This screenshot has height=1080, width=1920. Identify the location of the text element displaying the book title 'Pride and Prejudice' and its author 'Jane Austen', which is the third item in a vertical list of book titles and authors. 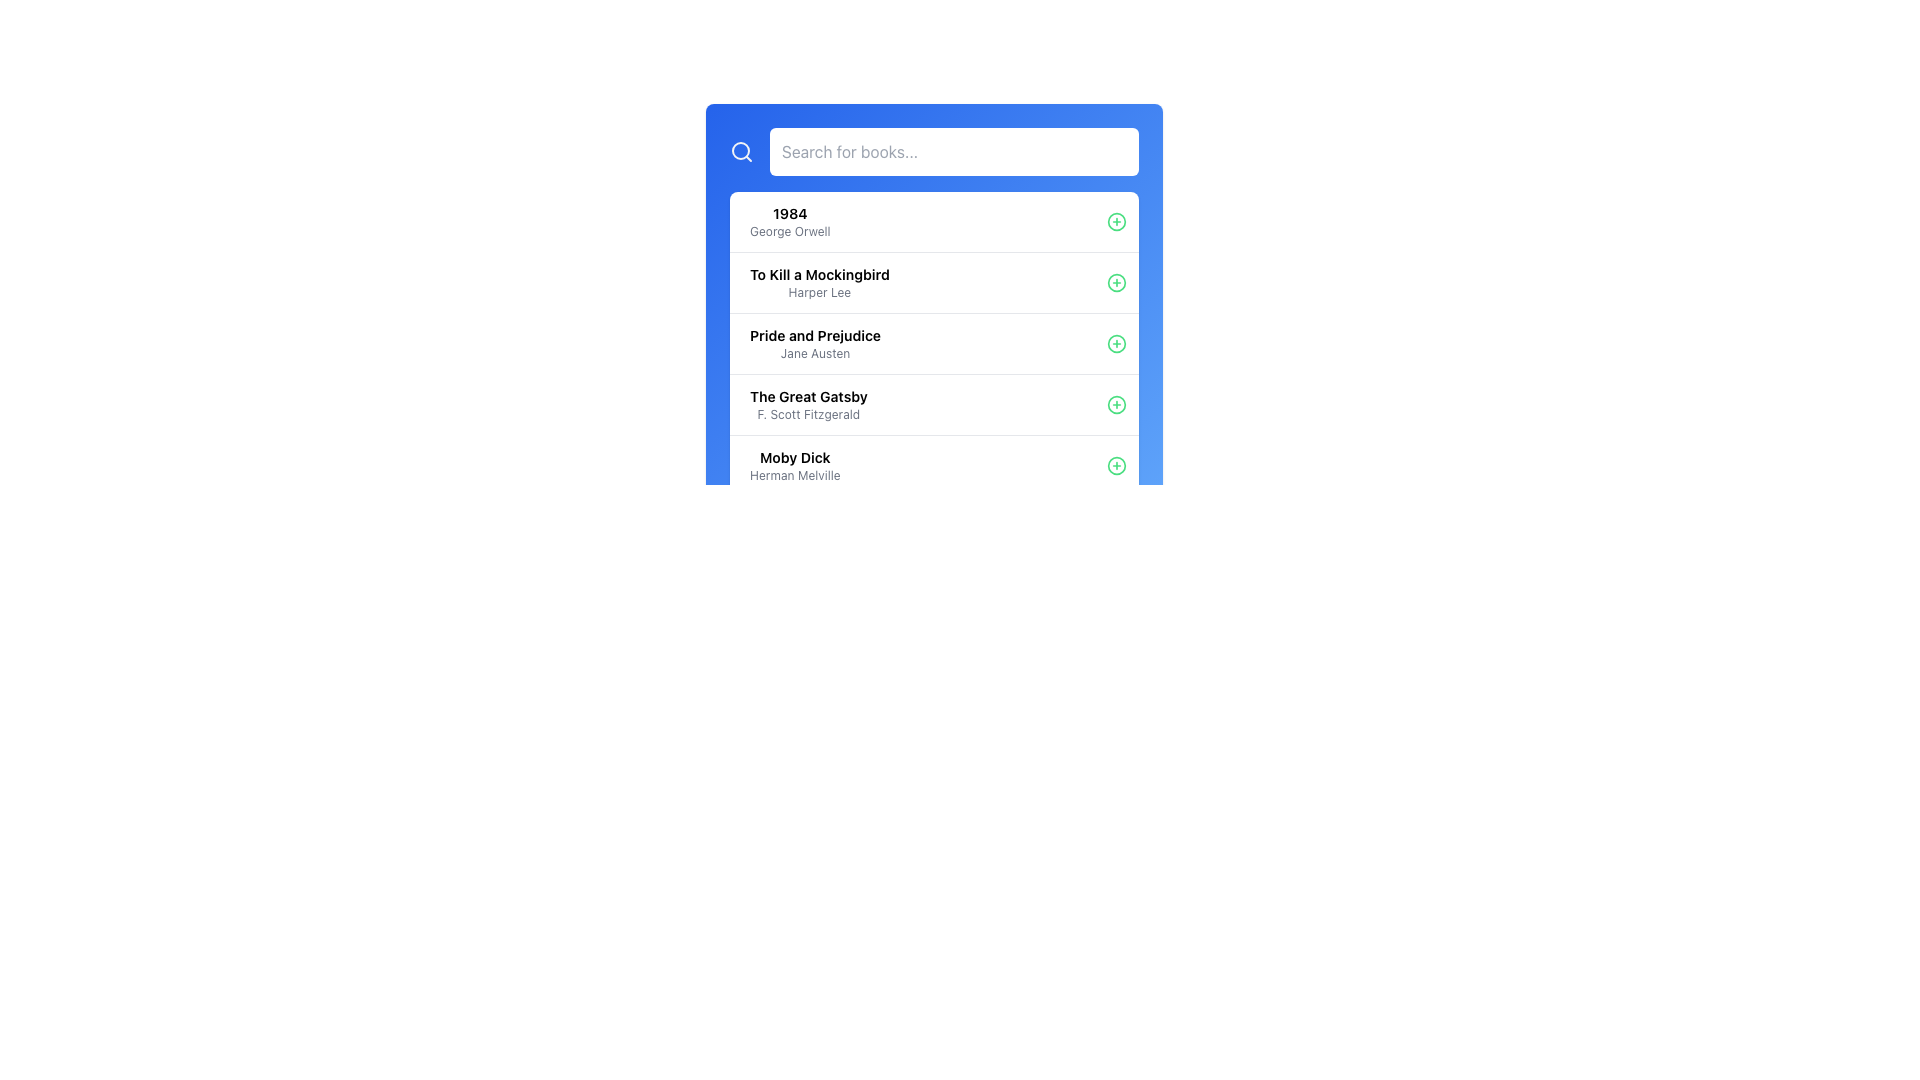
(815, 342).